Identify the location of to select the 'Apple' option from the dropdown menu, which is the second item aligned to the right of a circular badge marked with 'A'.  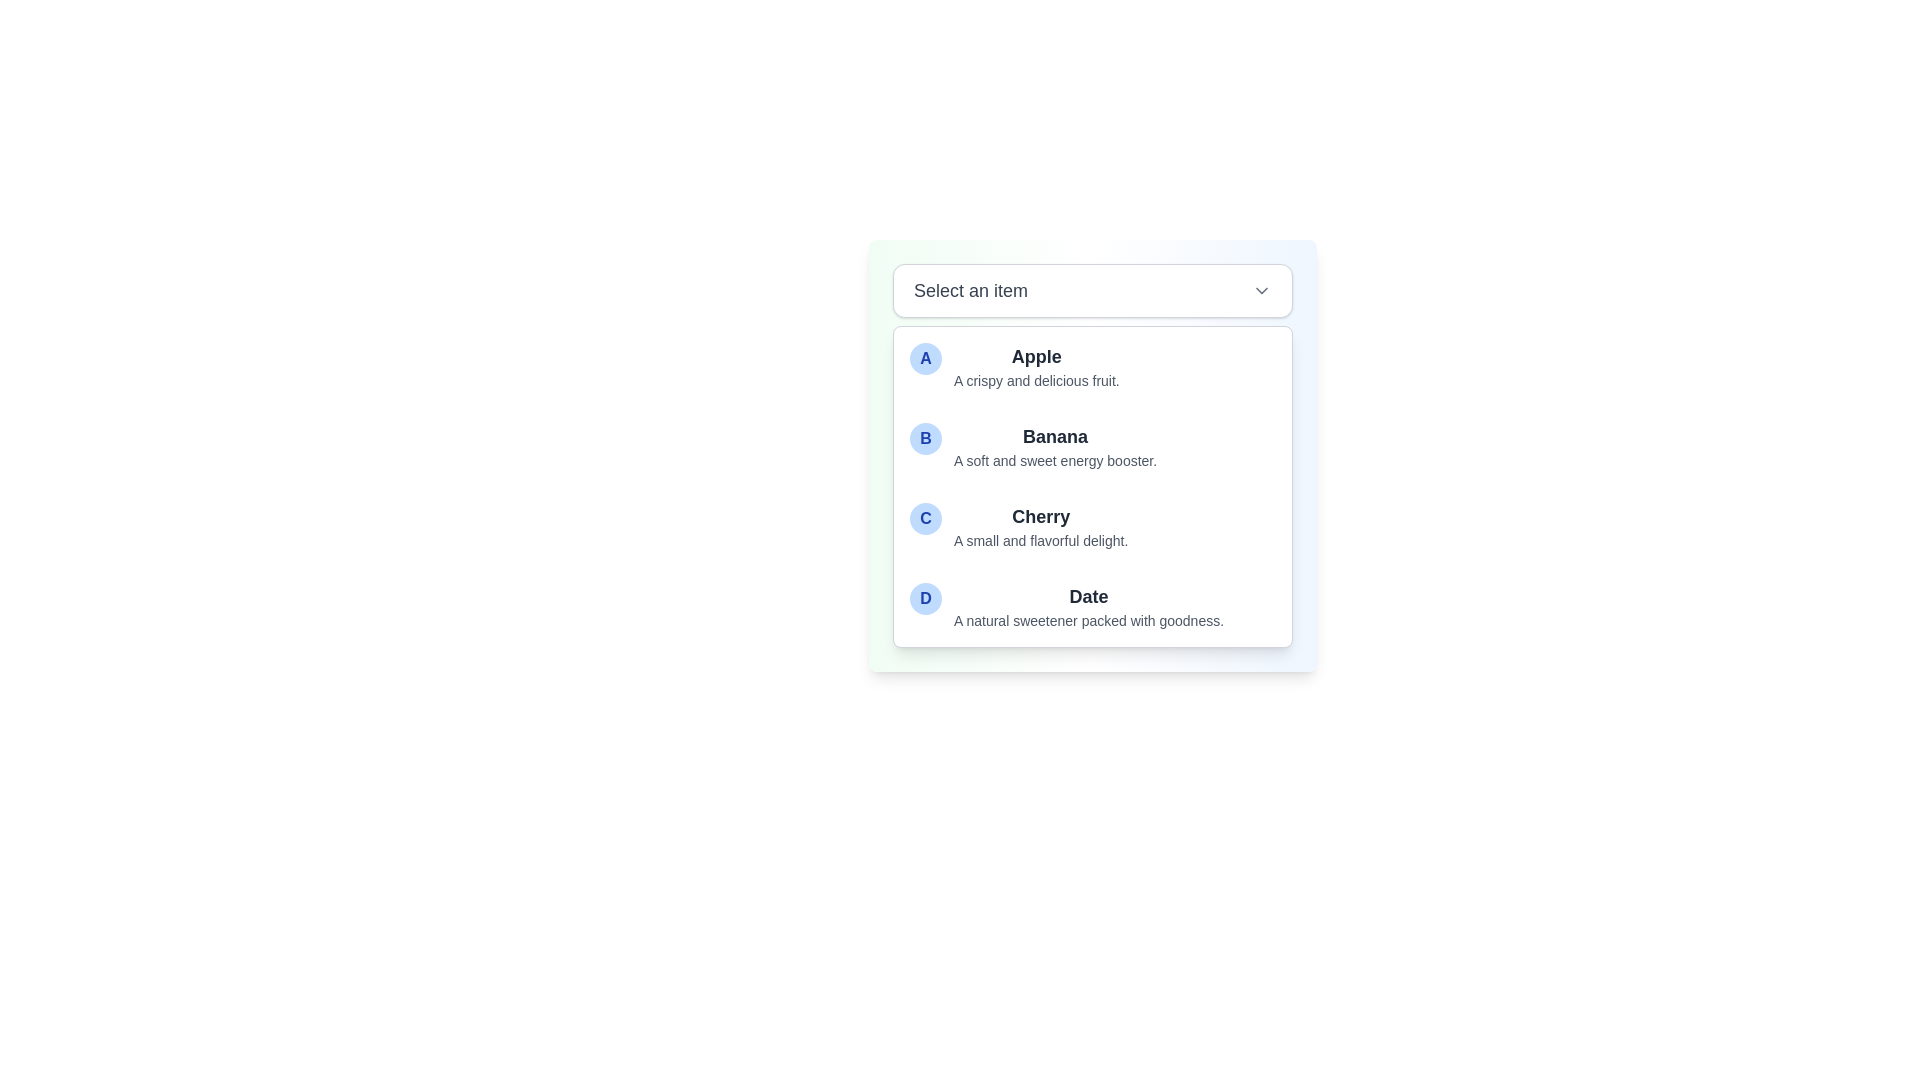
(1036, 366).